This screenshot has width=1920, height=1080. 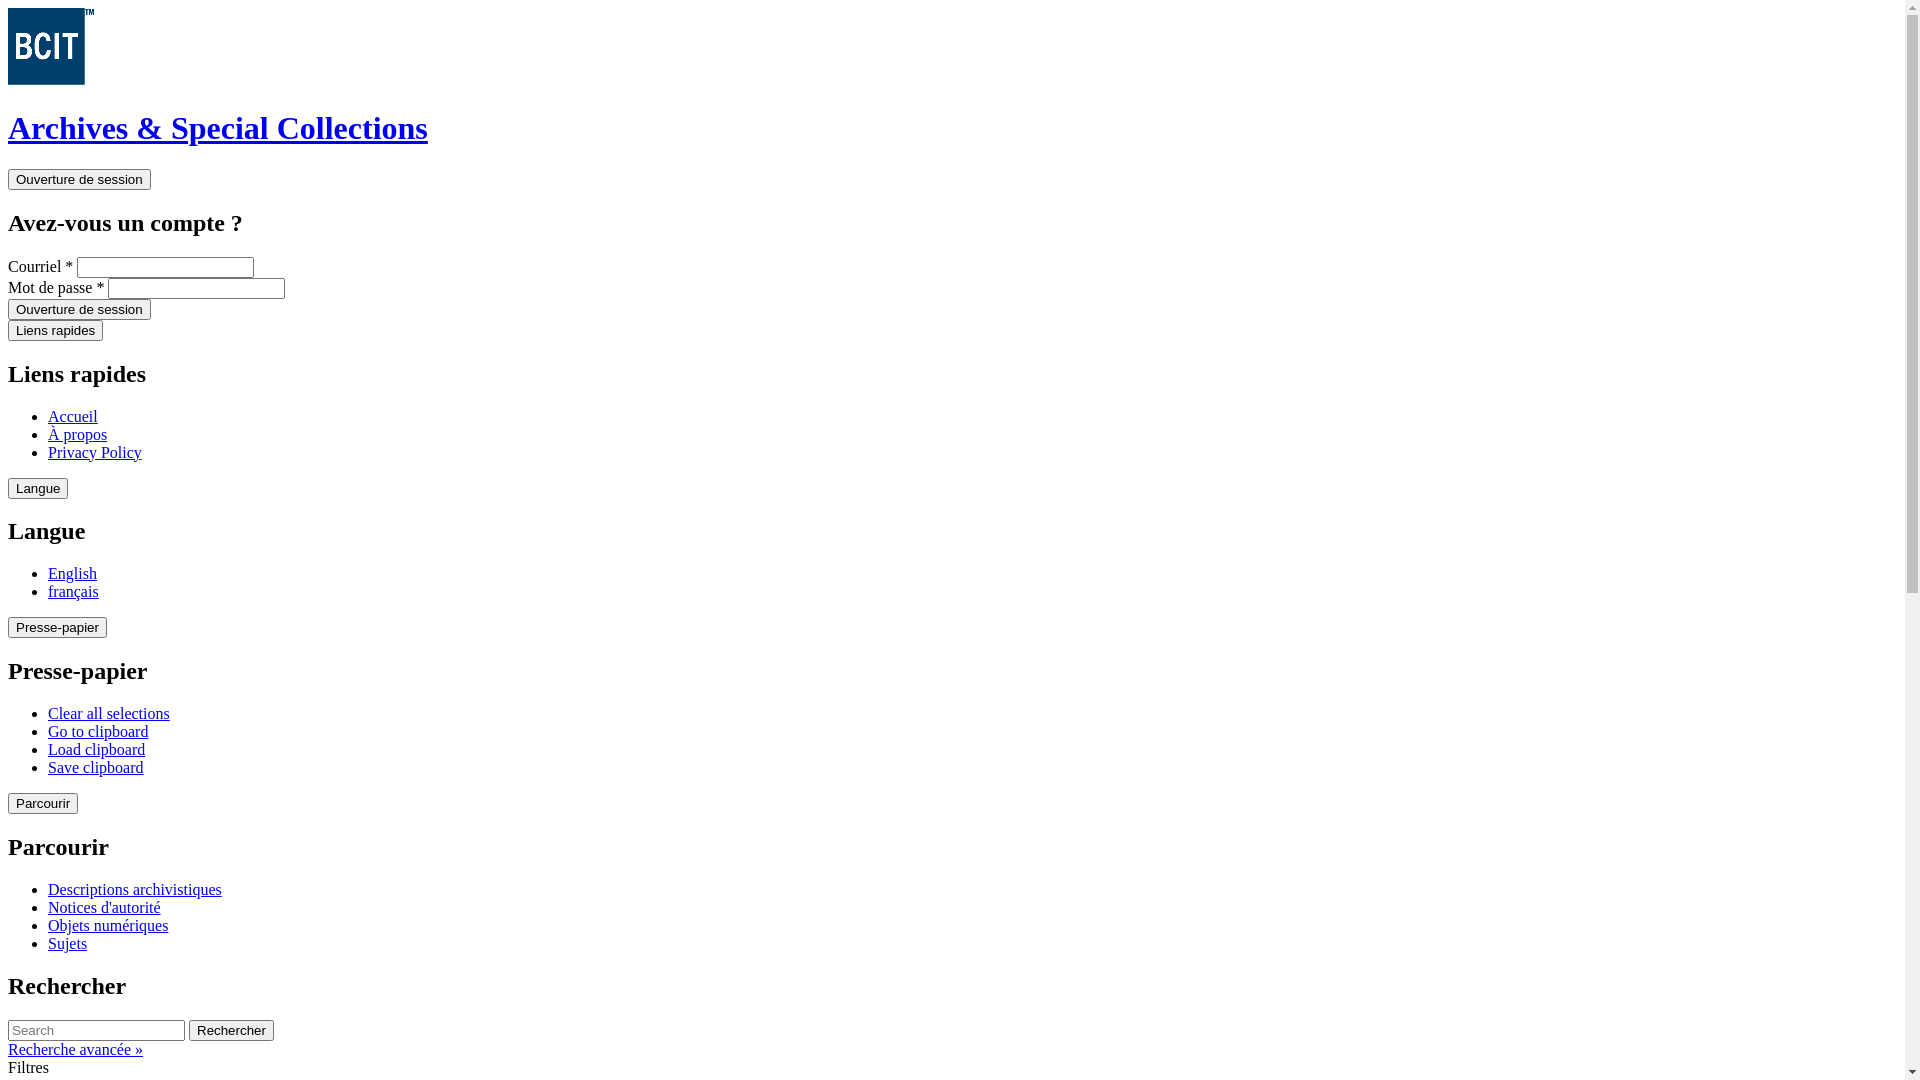 I want to click on 'English', so click(x=72, y=573).